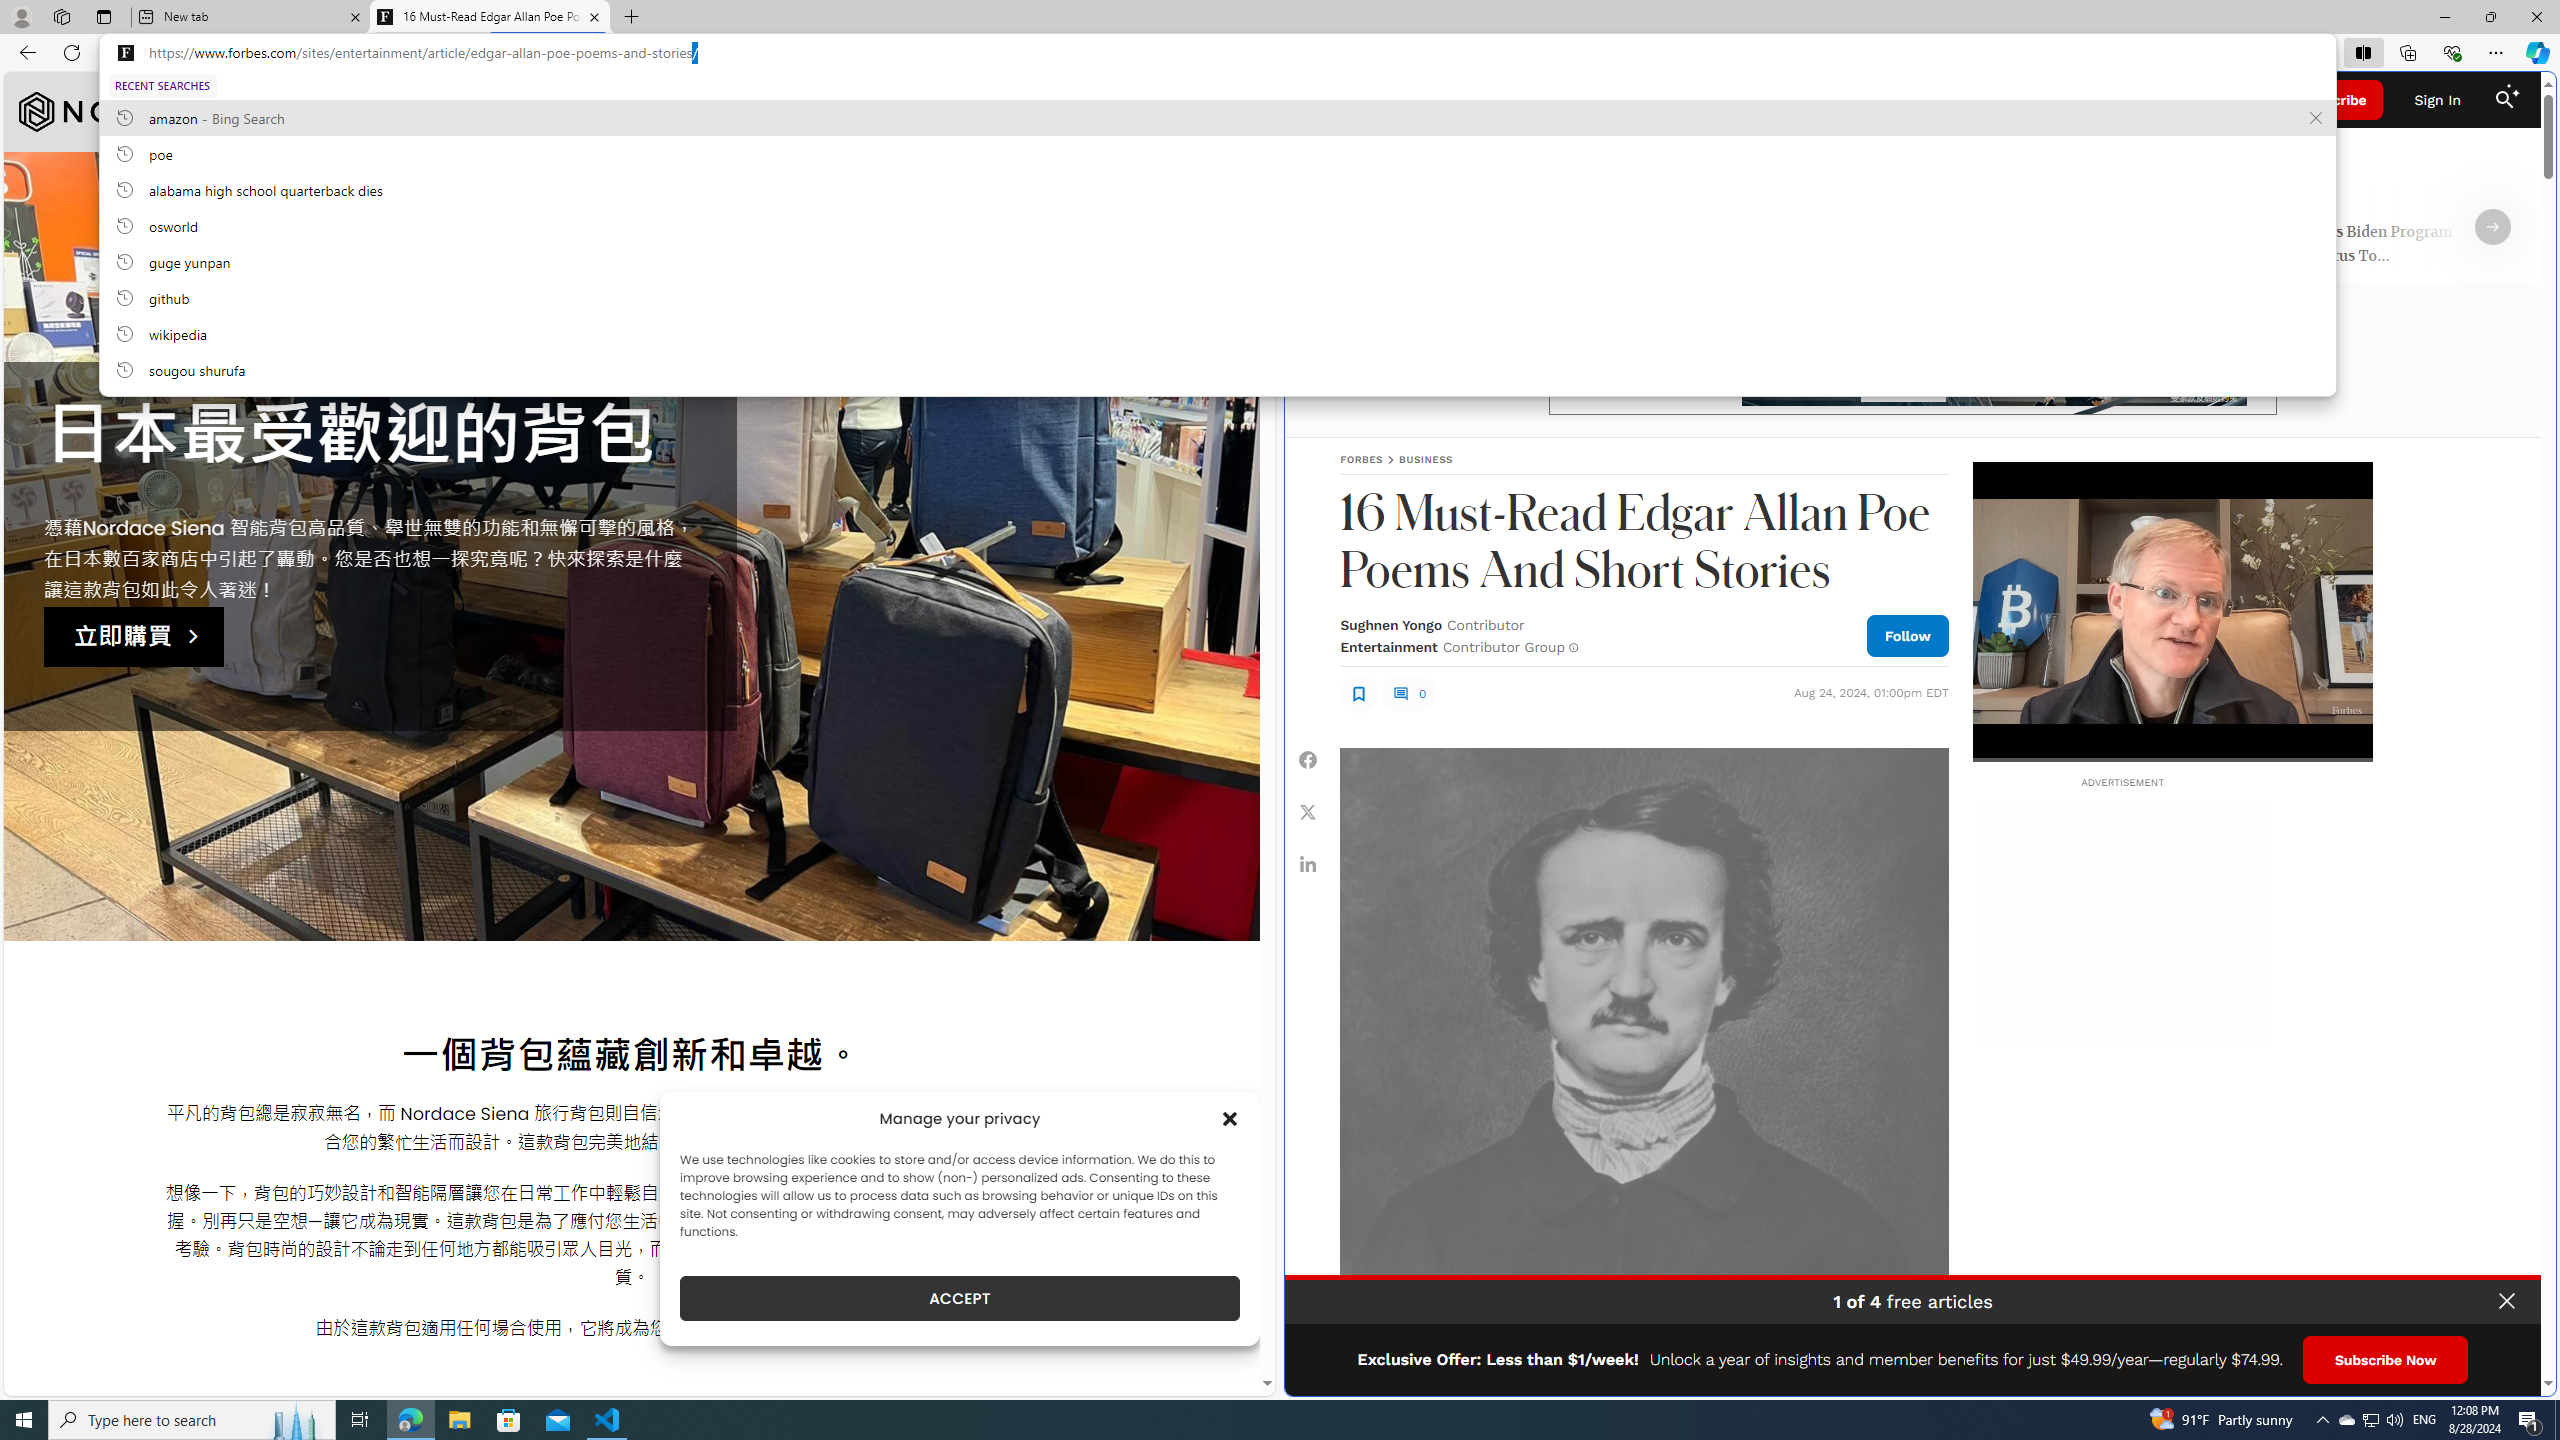 The width and height of the screenshot is (2560, 1440). What do you see at coordinates (1308, 811) in the screenshot?
I see `'Share Twitter'` at bounding box center [1308, 811].